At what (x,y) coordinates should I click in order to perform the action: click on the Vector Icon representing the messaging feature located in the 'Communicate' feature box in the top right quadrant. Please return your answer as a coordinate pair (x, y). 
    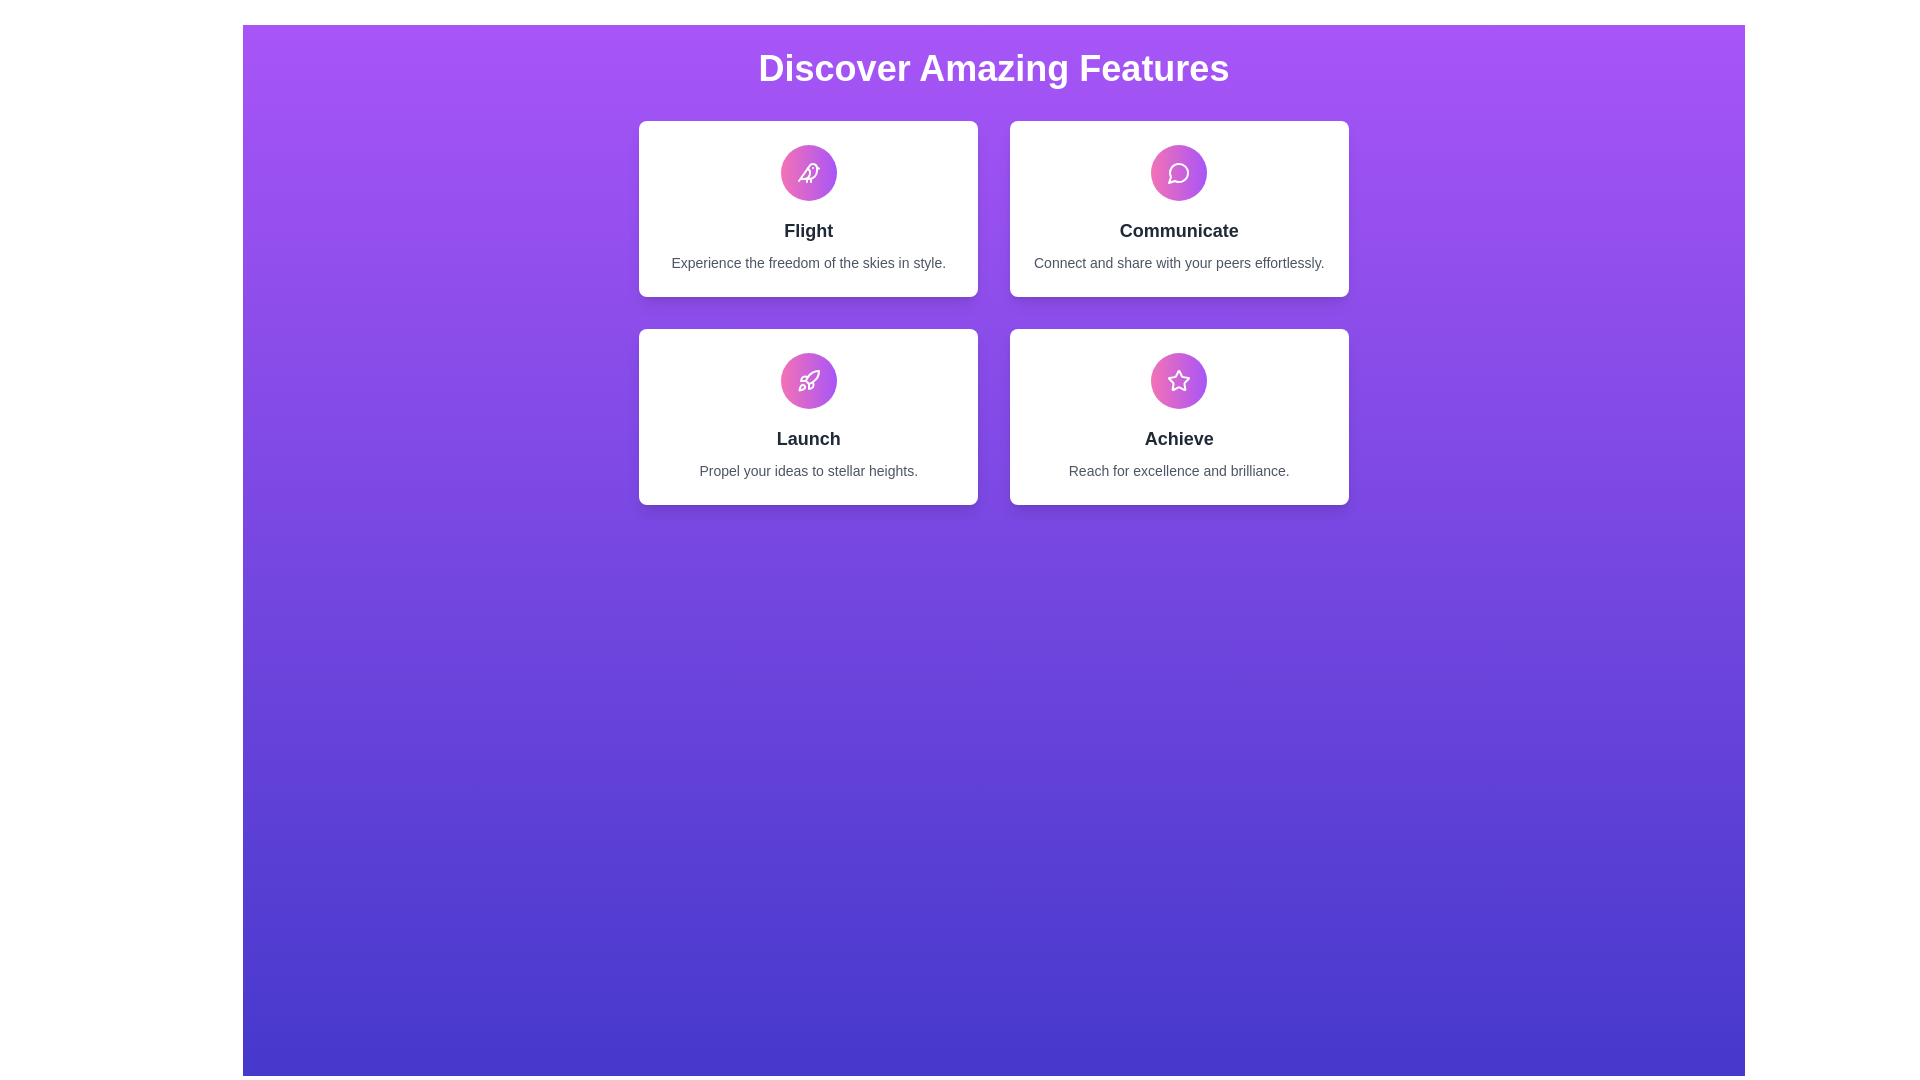
    Looking at the image, I should click on (1179, 172).